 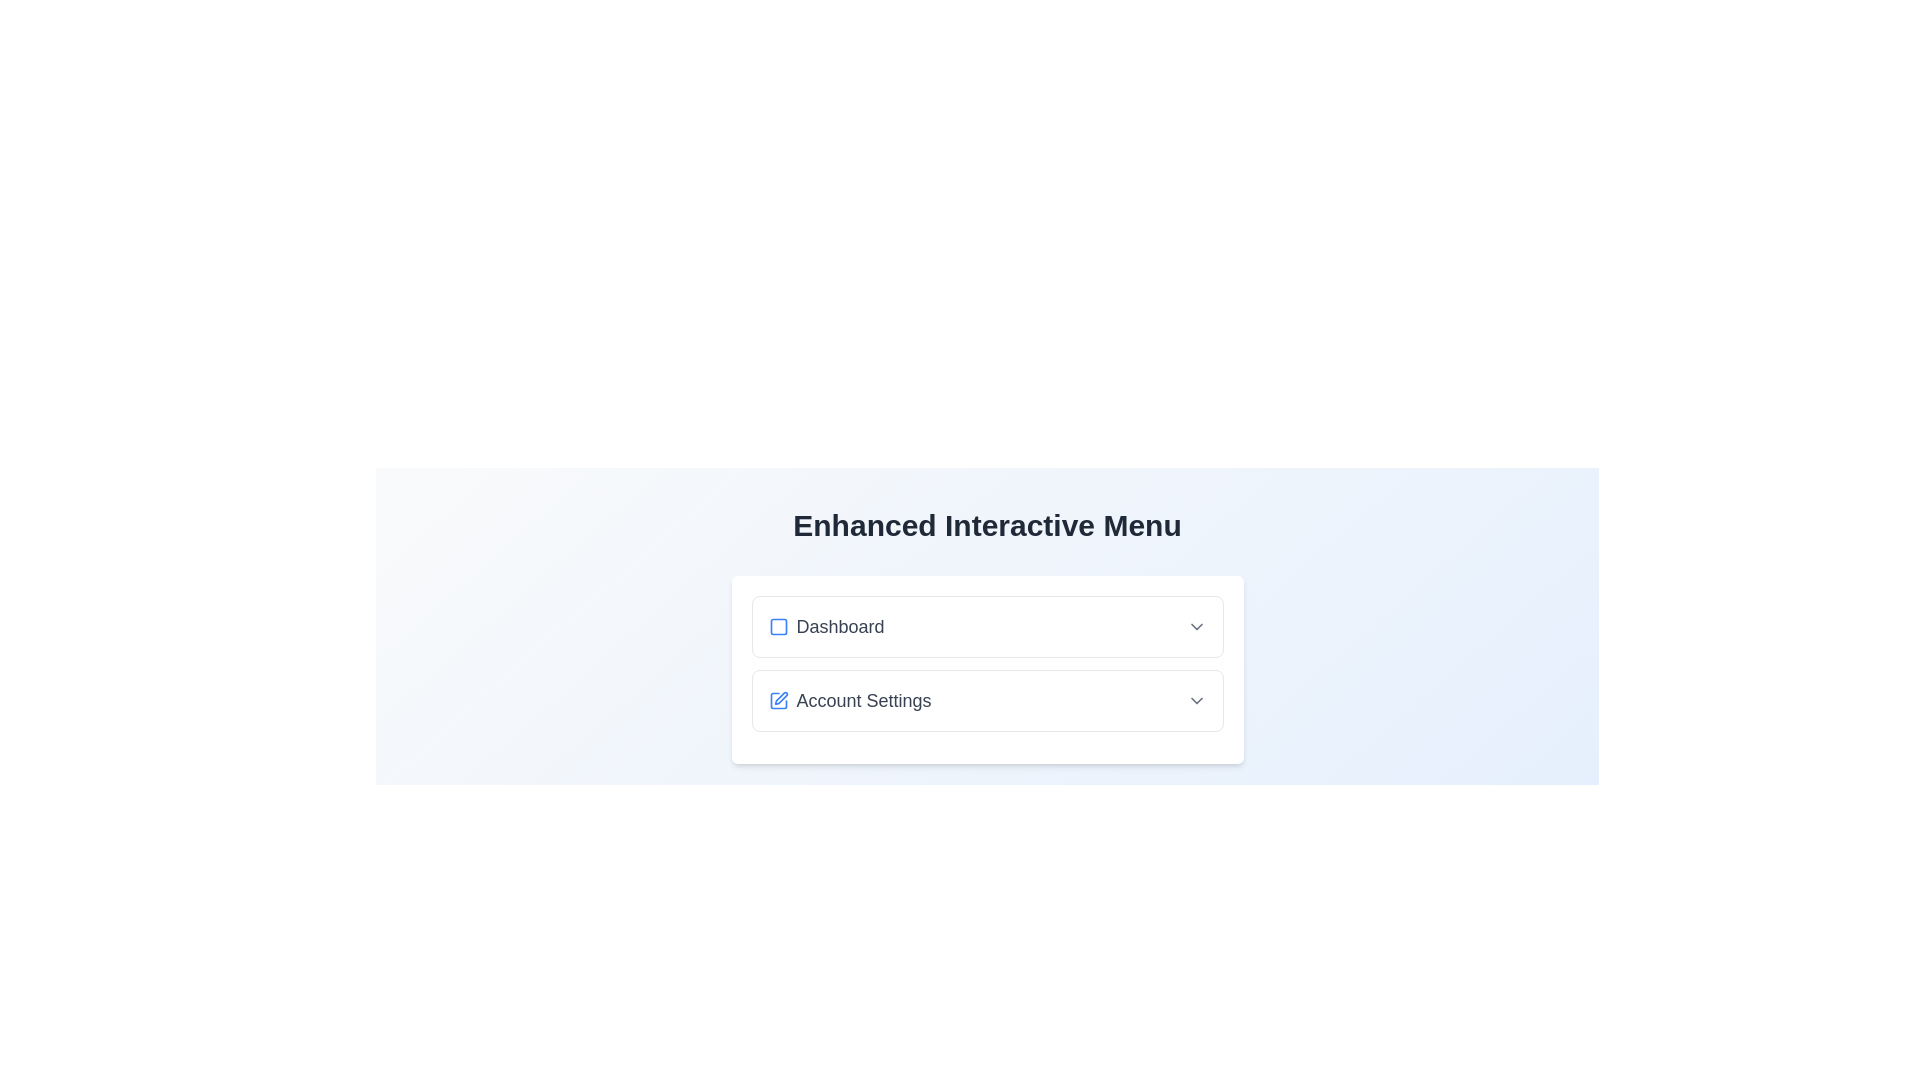 What do you see at coordinates (1196, 700) in the screenshot?
I see `the dropdown toggle icon for the 'Account Settings' section` at bounding box center [1196, 700].